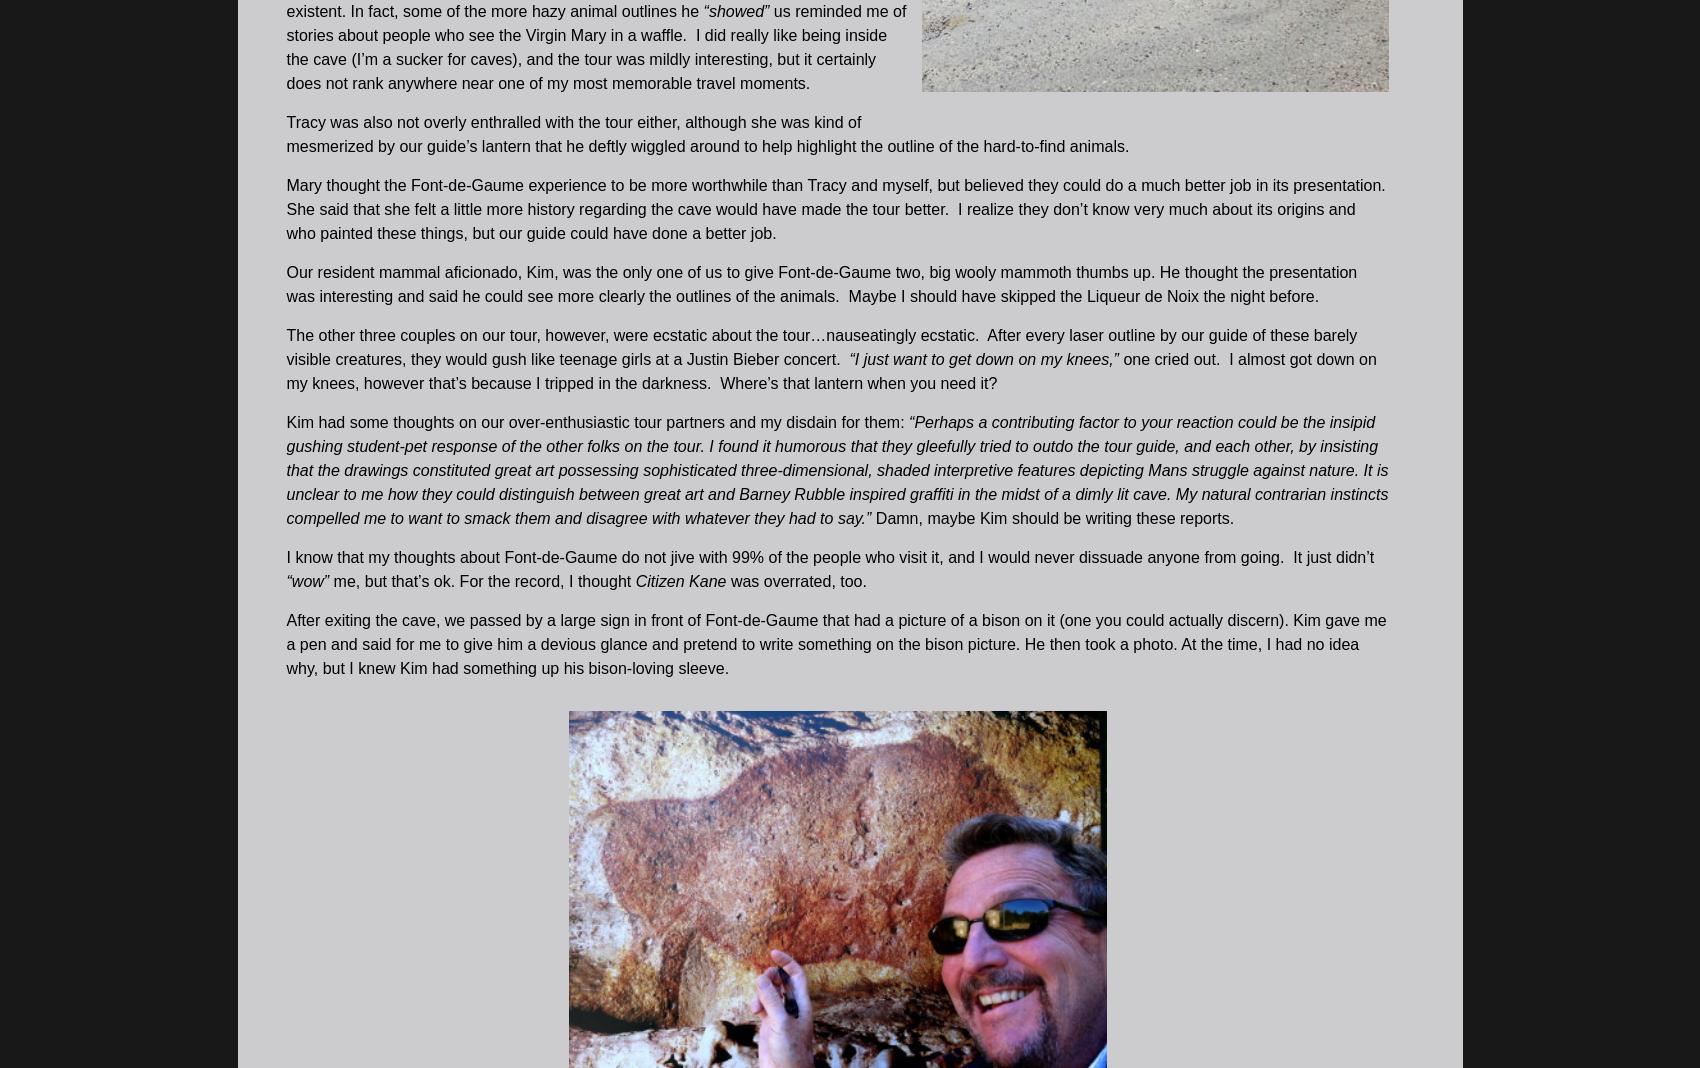 This screenshot has width=1700, height=1068. What do you see at coordinates (285, 345) in the screenshot?
I see `'The other three couples on our tour, however, were ecstatic about the tour…nauseatingly ecstatic.  After every laser outline by our guide of these barely visible creatures, they would gush like teenage girls at a Justin Bieber concert.'` at bounding box center [285, 345].